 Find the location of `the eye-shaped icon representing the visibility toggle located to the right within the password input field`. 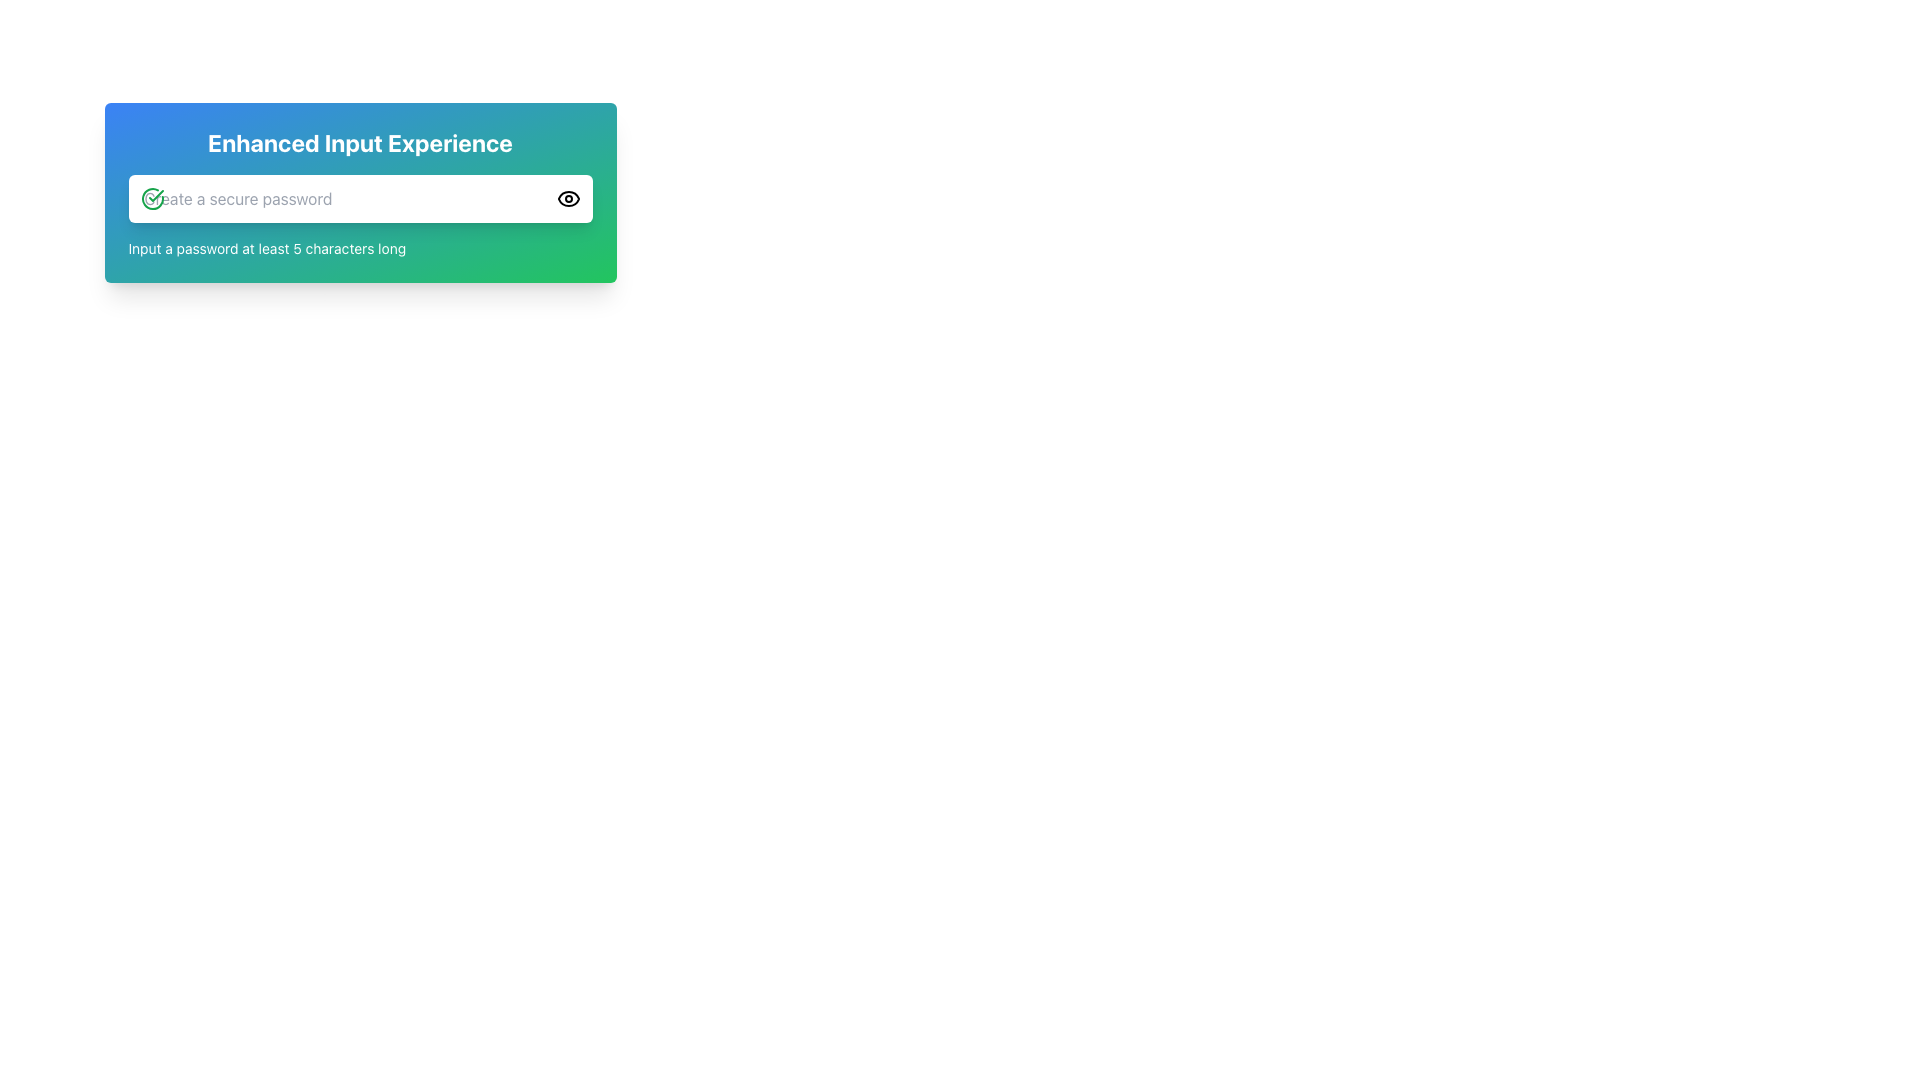

the eye-shaped icon representing the visibility toggle located to the right within the password input field is located at coordinates (567, 199).